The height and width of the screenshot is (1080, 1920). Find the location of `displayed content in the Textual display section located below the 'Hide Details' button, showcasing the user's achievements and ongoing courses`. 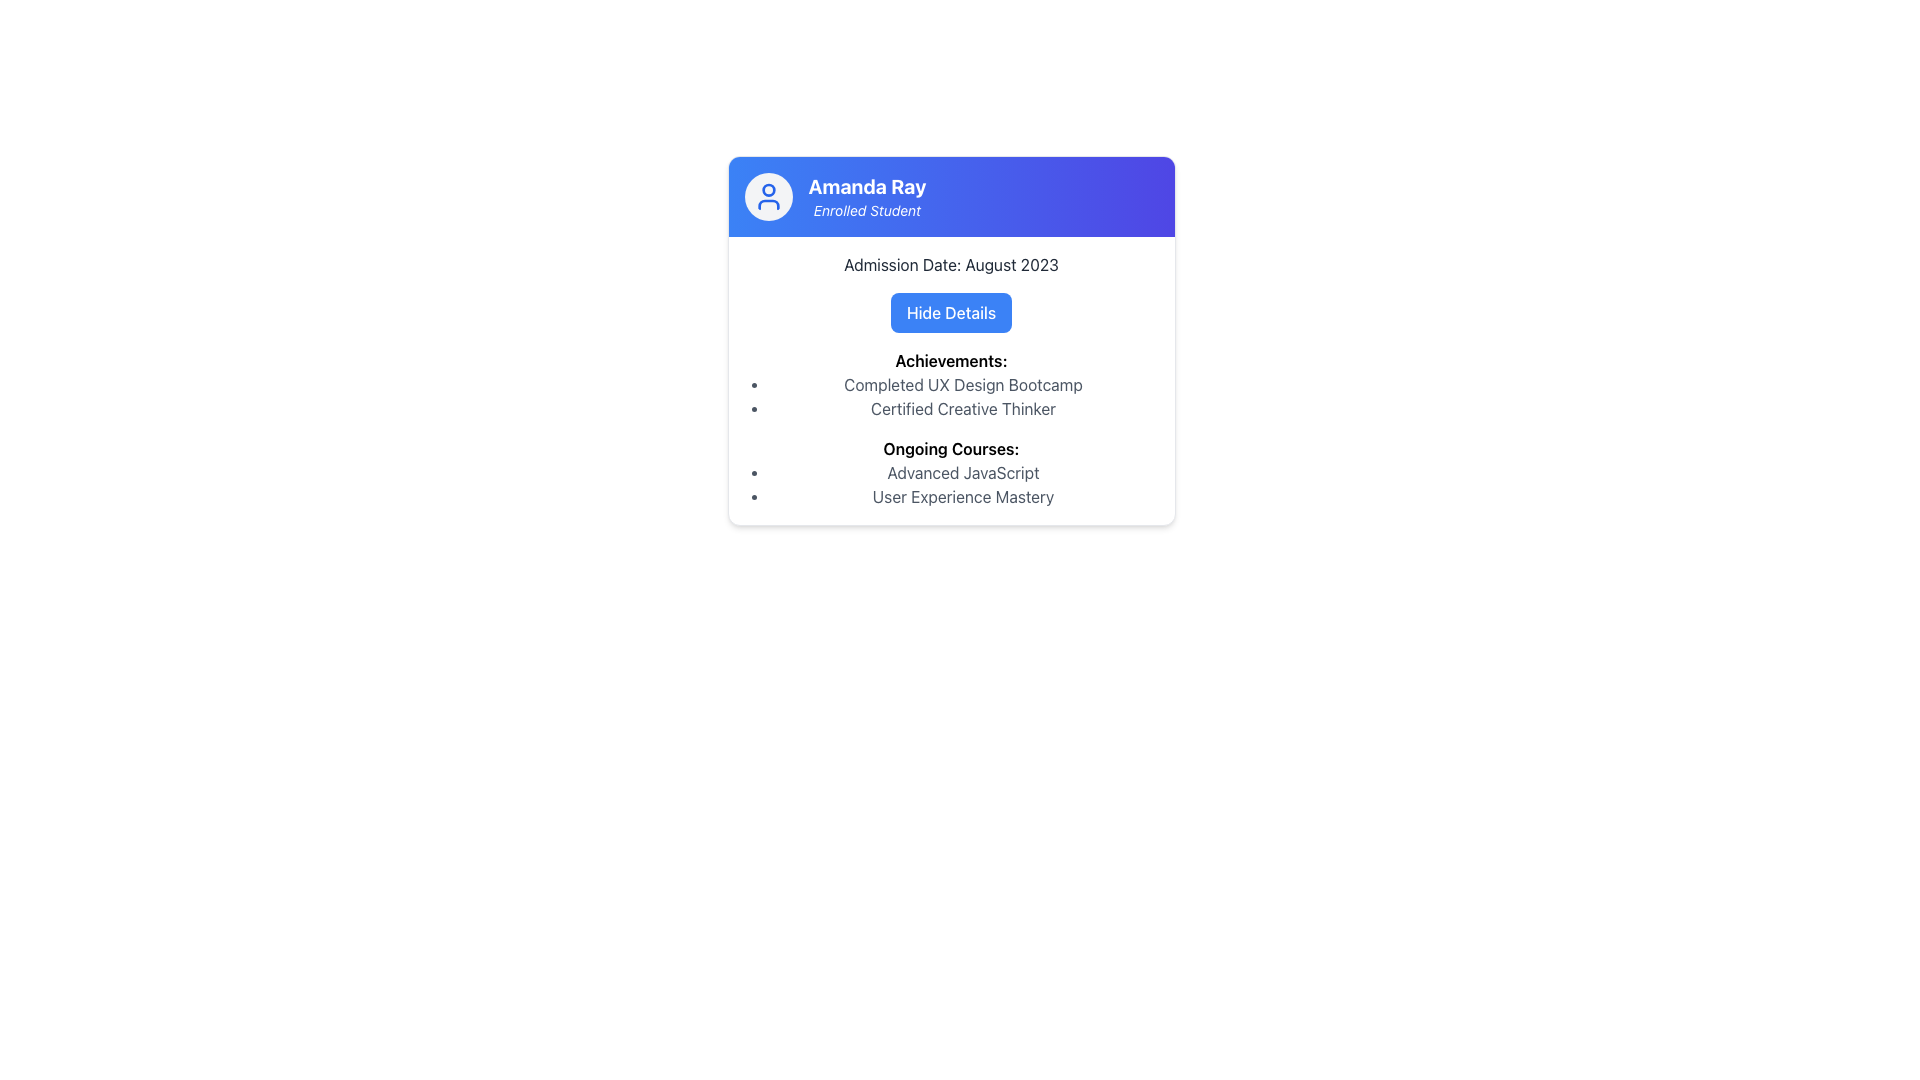

displayed content in the Textual display section located below the 'Hide Details' button, showcasing the user's achievements and ongoing courses is located at coordinates (950, 427).